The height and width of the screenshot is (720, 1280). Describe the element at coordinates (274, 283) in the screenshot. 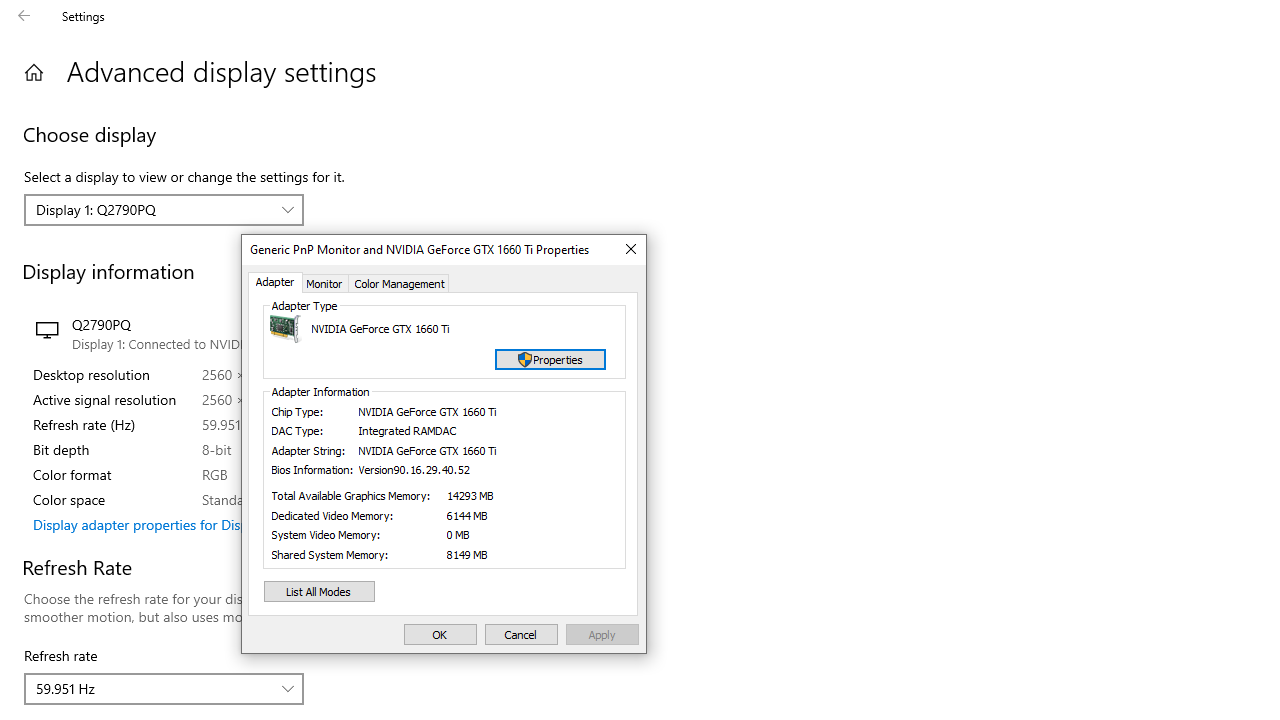

I see `'Adapter'` at that location.